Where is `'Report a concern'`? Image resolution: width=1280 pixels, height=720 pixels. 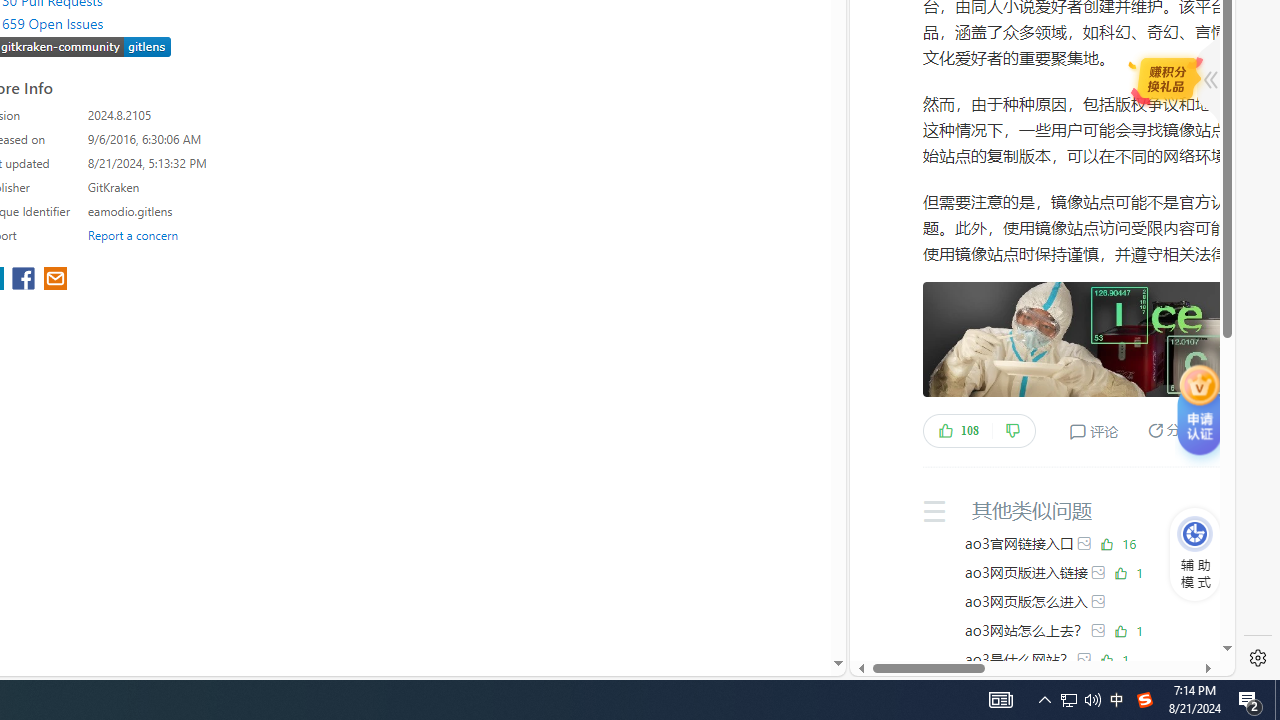 'Report a concern' is located at coordinates (132, 234).